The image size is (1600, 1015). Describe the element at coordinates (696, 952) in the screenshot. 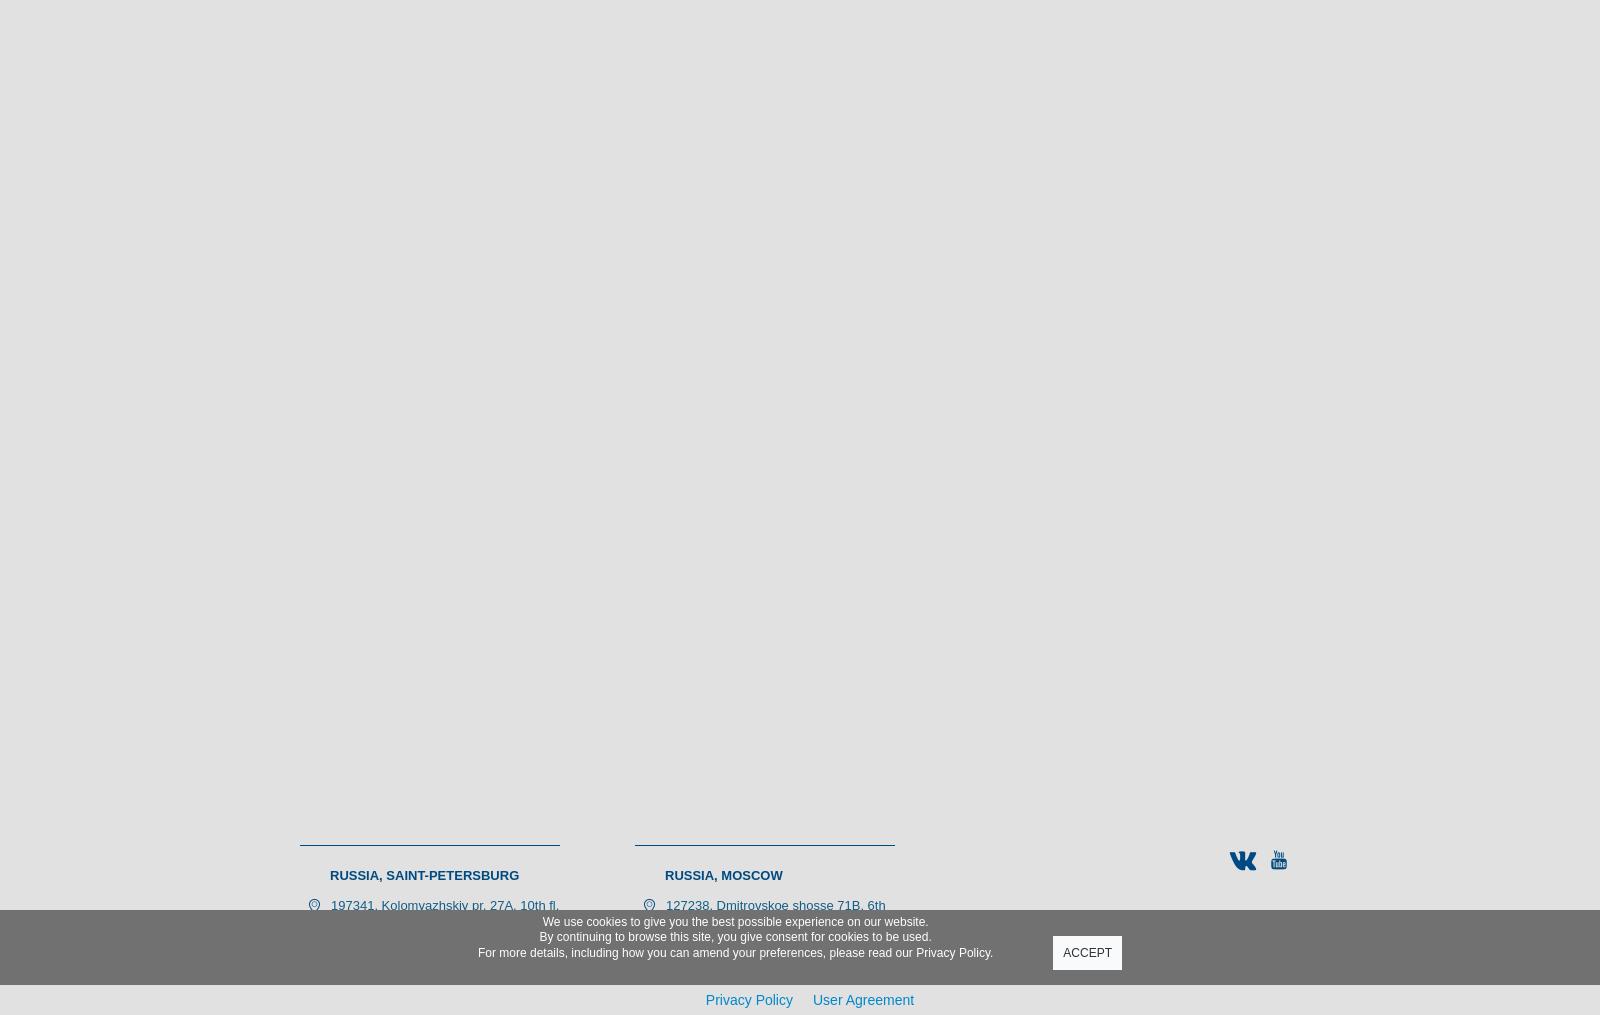

I see `'For more details, including how you can amend your preferences, please read our'` at that location.